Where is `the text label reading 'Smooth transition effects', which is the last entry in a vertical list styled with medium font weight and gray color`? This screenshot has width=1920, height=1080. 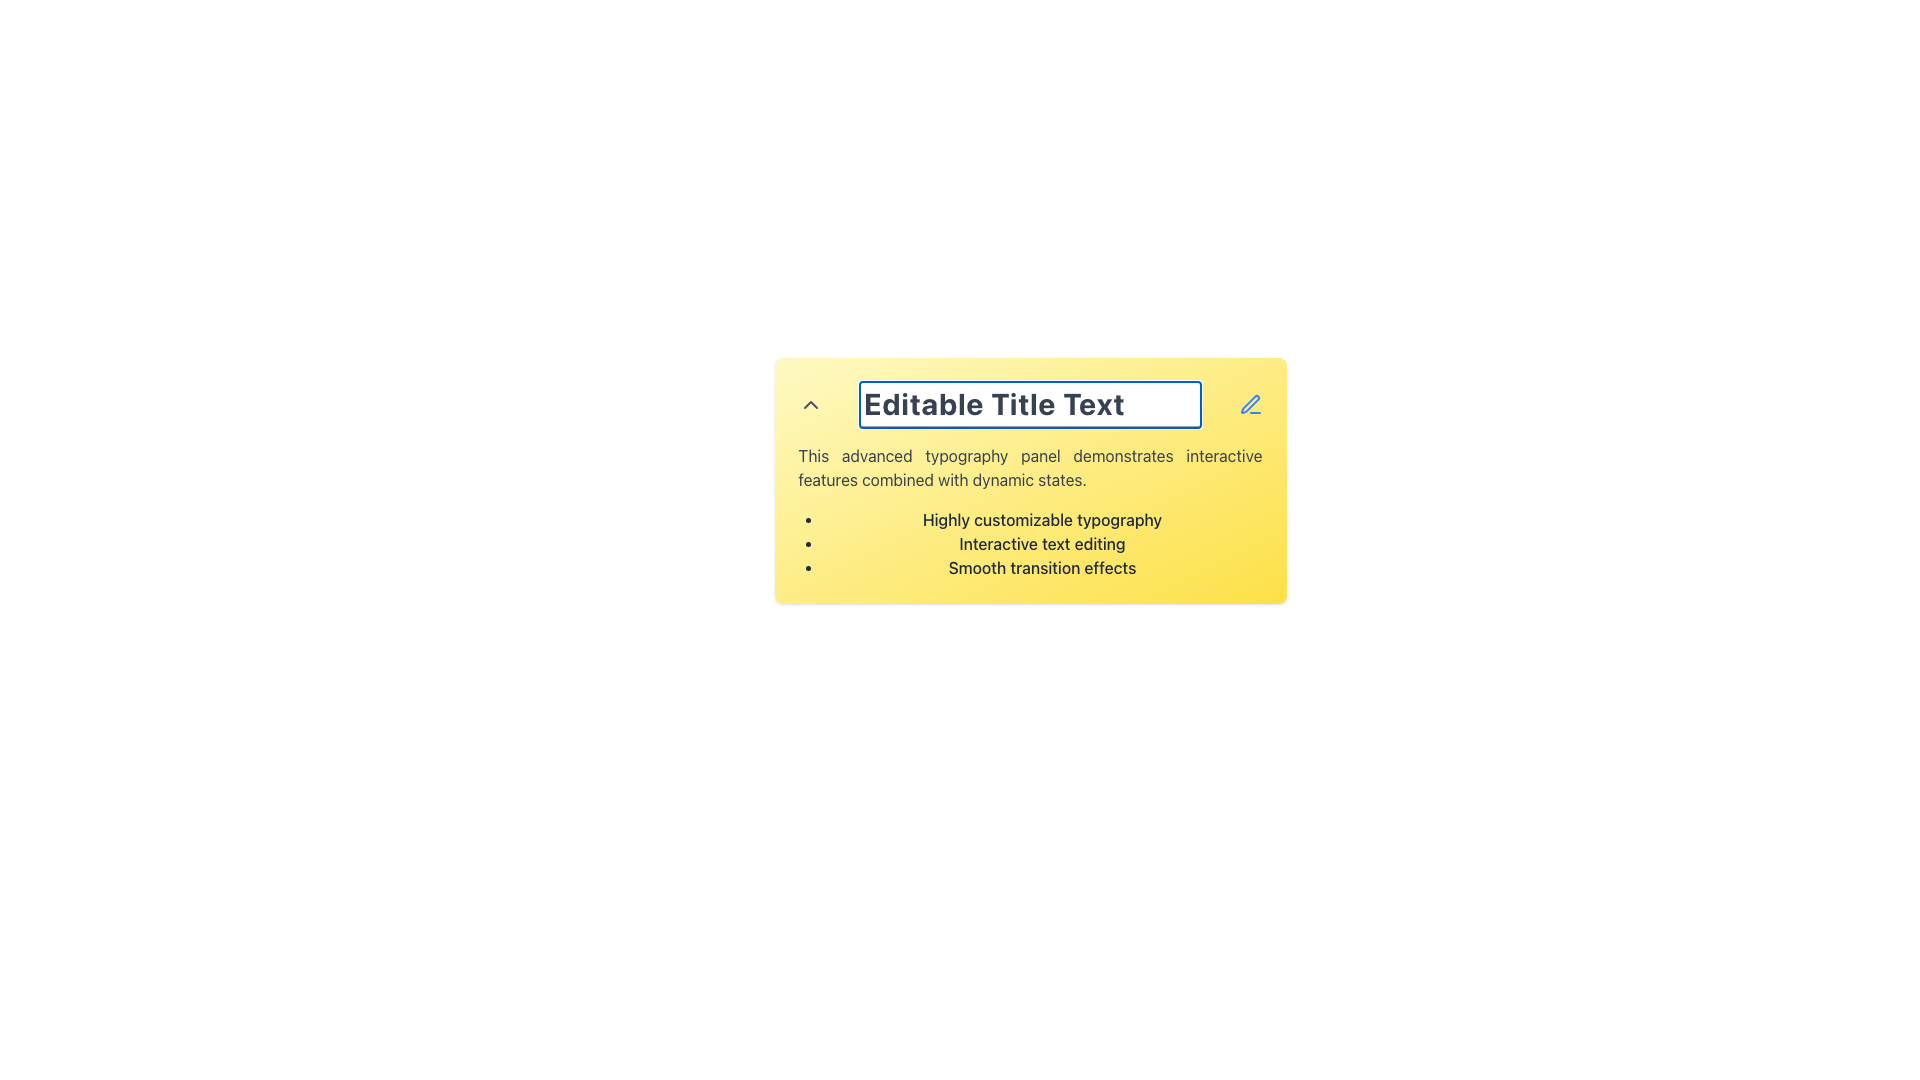
the text label reading 'Smooth transition effects', which is the last entry in a vertical list styled with medium font weight and gray color is located at coordinates (1041, 567).